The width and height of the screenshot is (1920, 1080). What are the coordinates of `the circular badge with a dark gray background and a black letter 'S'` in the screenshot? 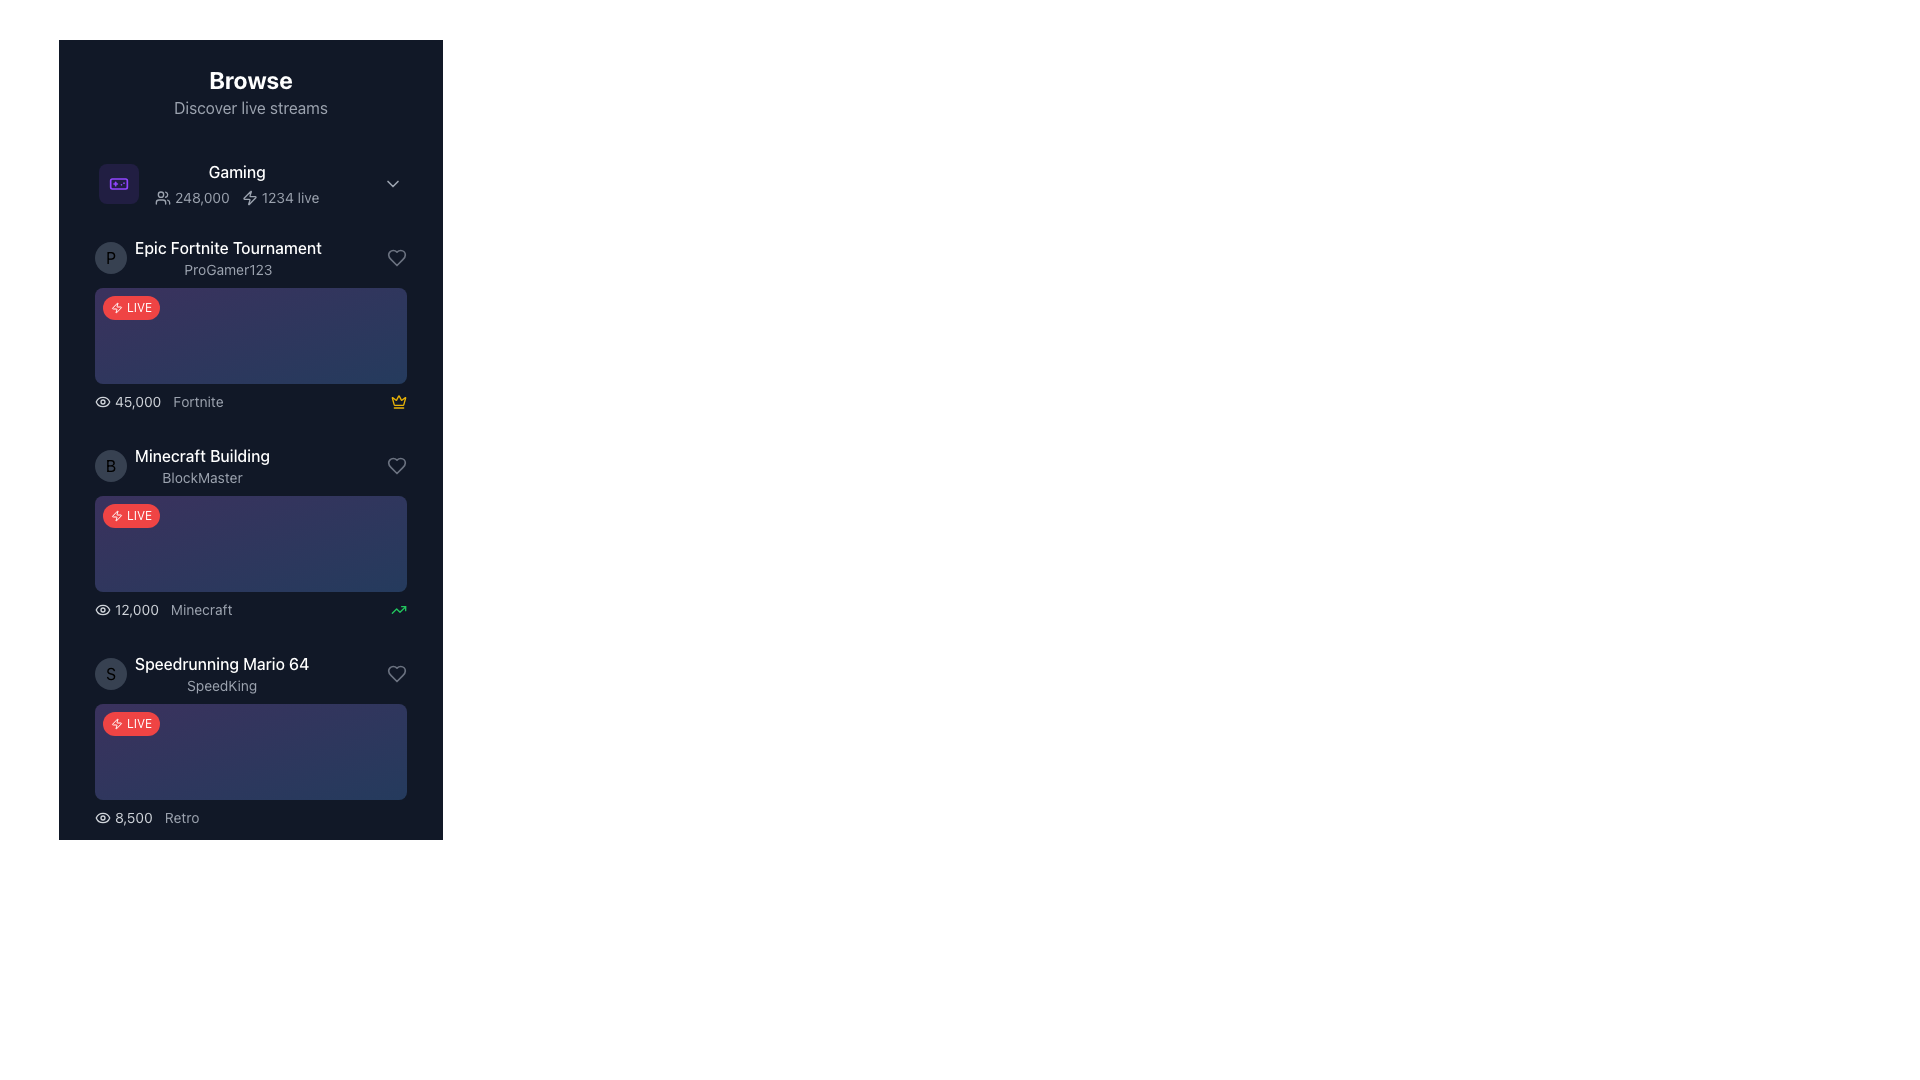 It's located at (109, 674).